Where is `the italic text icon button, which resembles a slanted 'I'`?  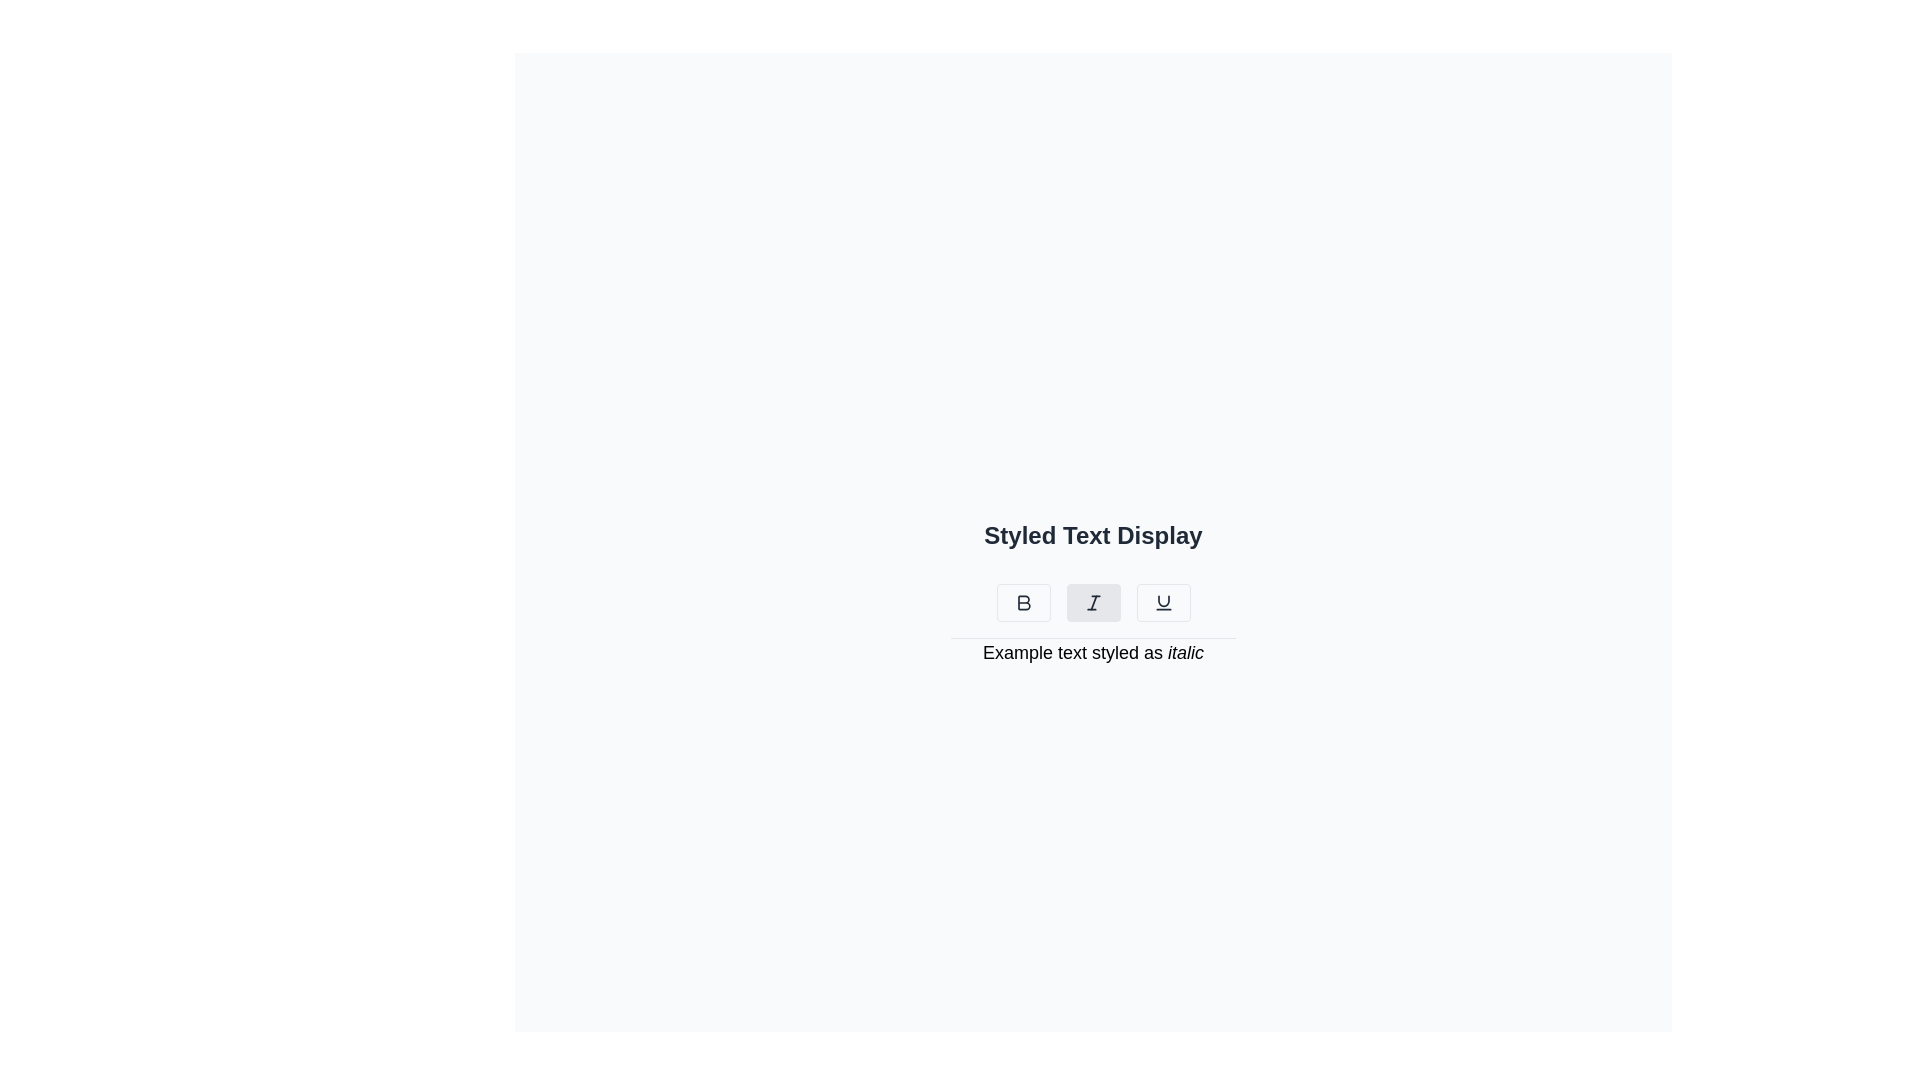 the italic text icon button, which resembles a slanted 'I' is located at coordinates (1092, 601).